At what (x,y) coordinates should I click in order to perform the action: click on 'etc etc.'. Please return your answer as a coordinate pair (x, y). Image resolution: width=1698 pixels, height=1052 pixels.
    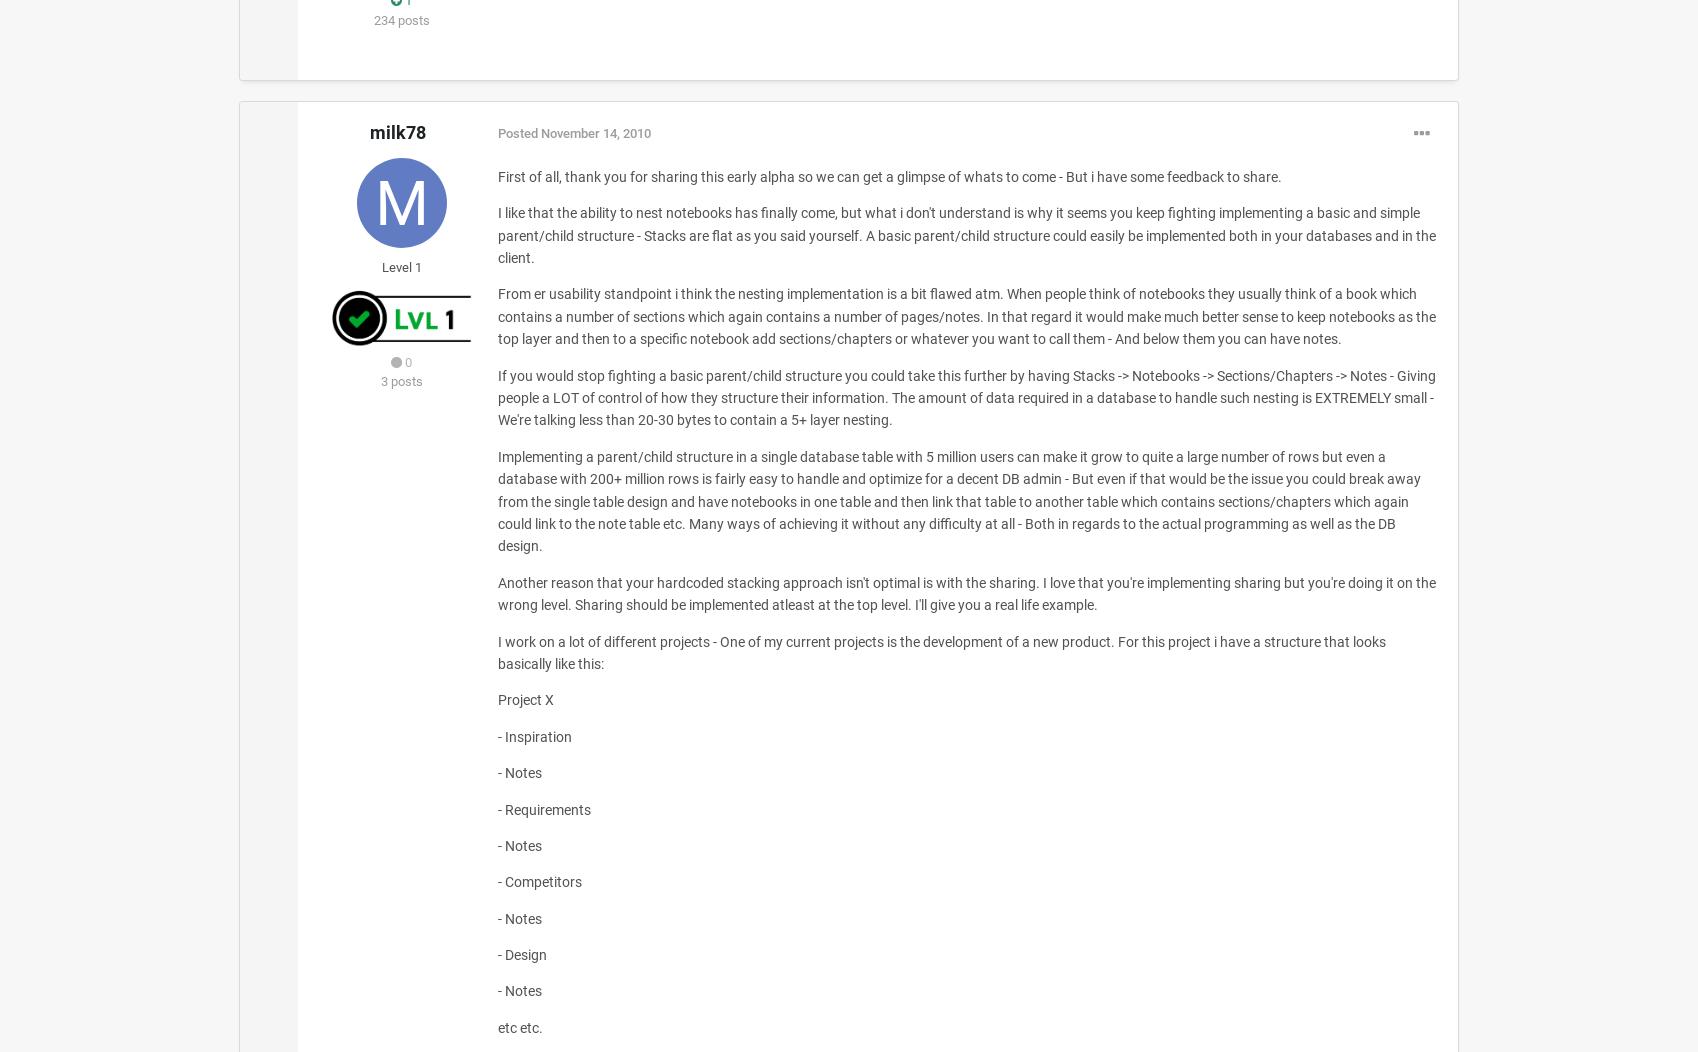
    Looking at the image, I should click on (519, 1025).